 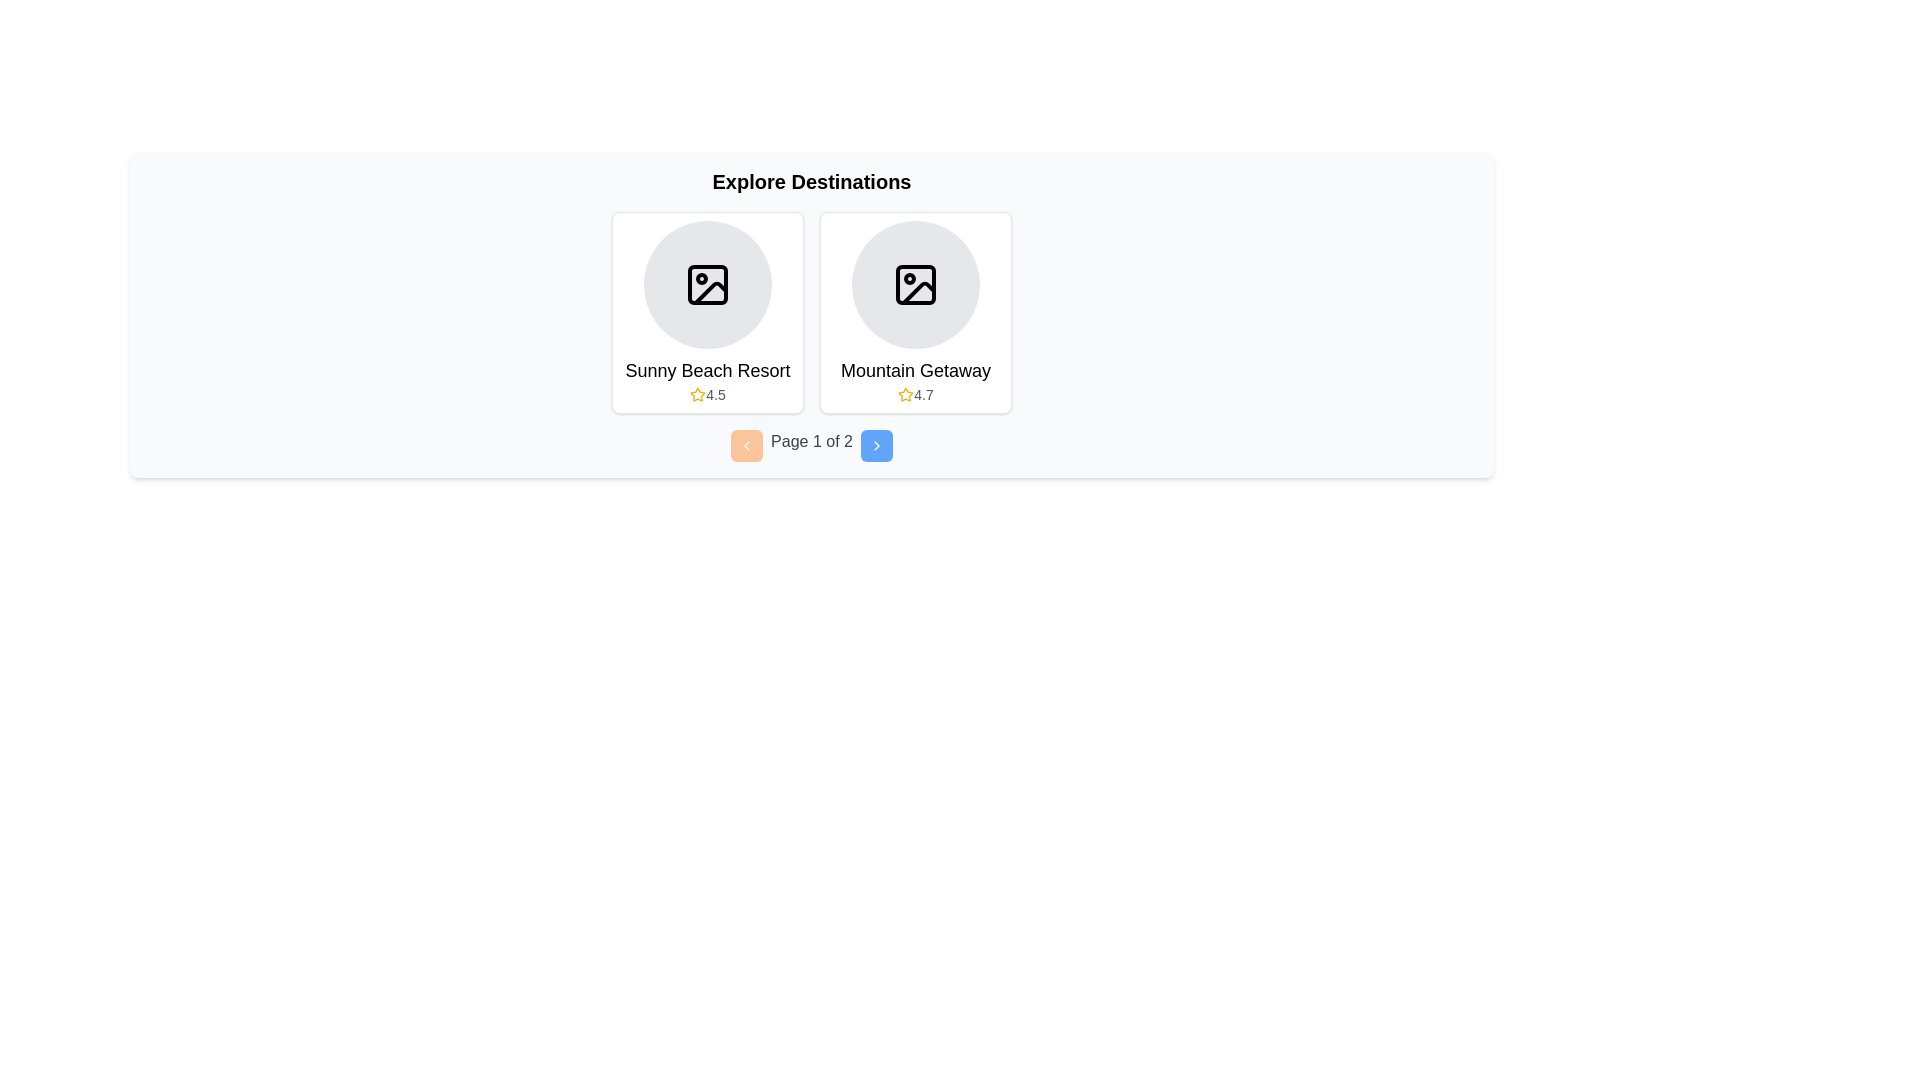 What do you see at coordinates (811, 445) in the screenshot?
I see `the Text Display element that indicates the current page and total number of pages, positioned below the main content and bordered by an orange button on the left and a blue button on the right` at bounding box center [811, 445].